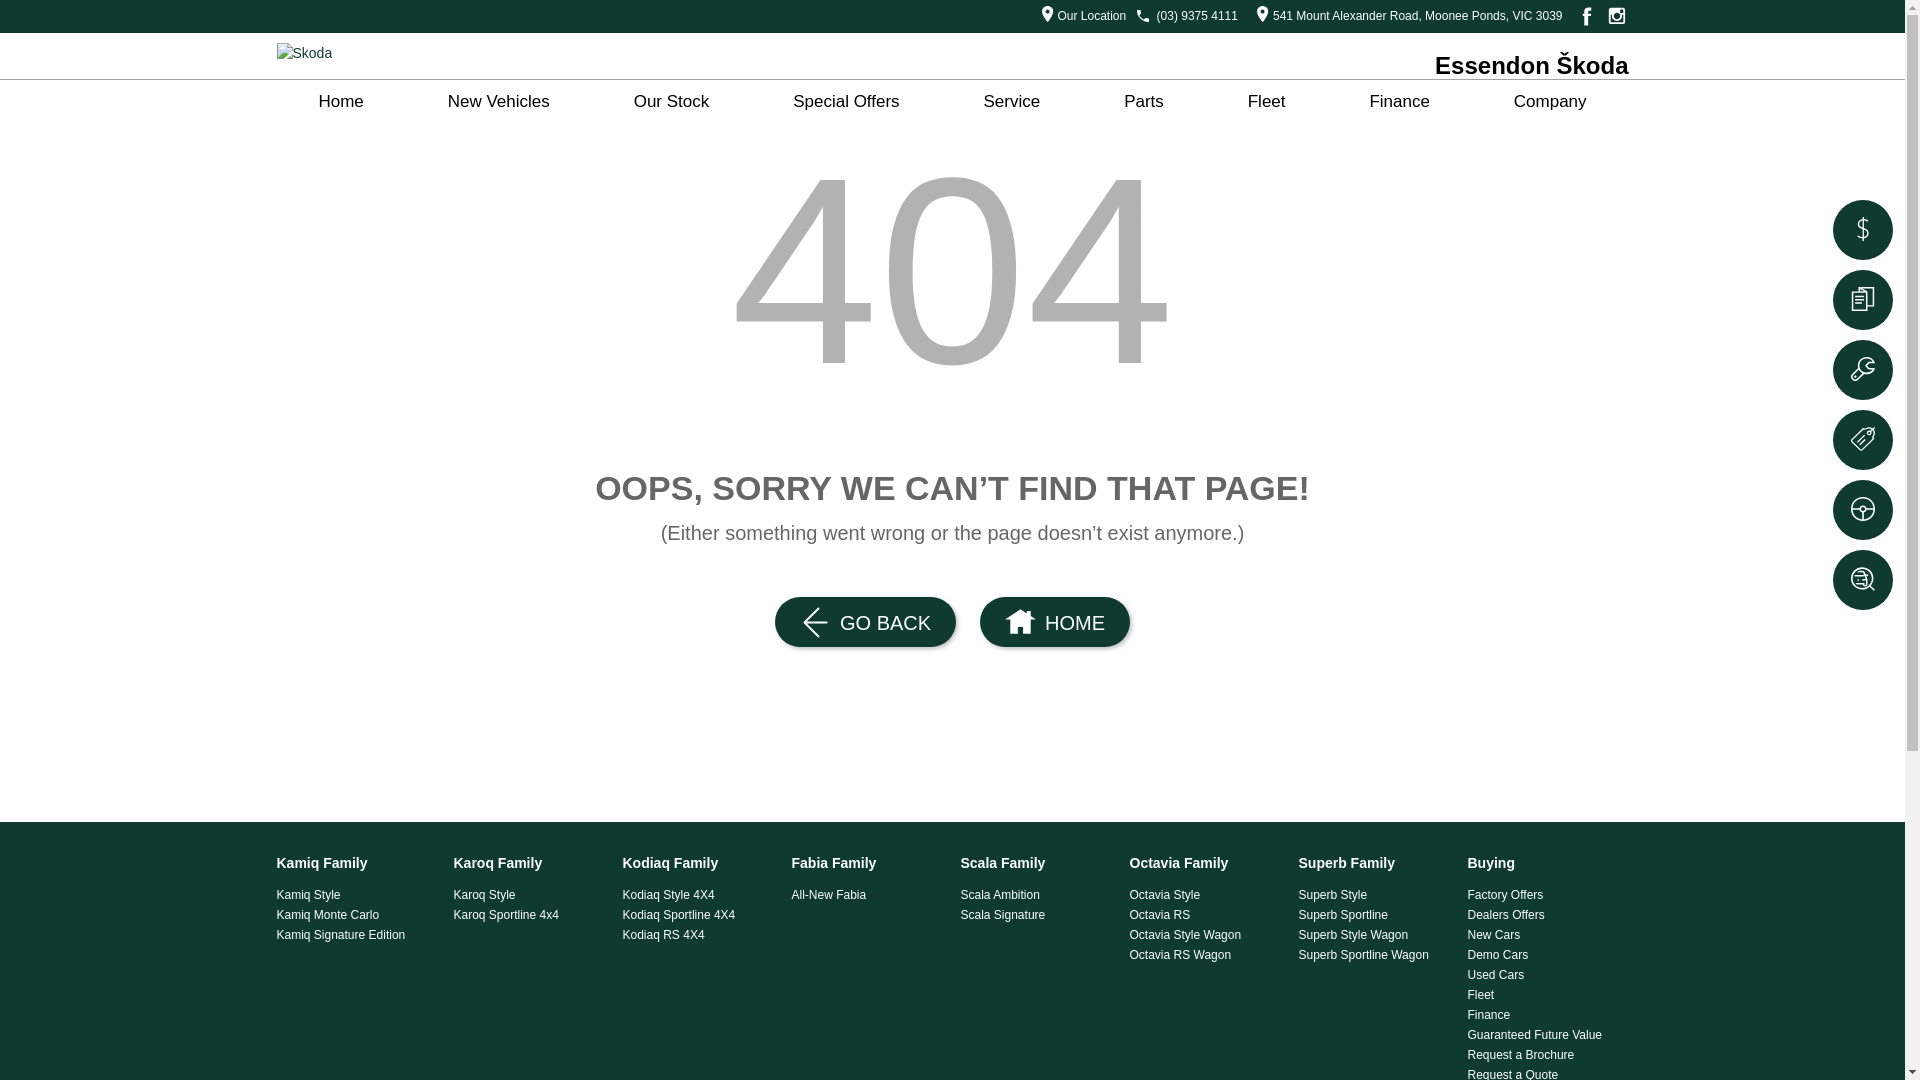  I want to click on 'Octavia Style', so click(1205, 893).